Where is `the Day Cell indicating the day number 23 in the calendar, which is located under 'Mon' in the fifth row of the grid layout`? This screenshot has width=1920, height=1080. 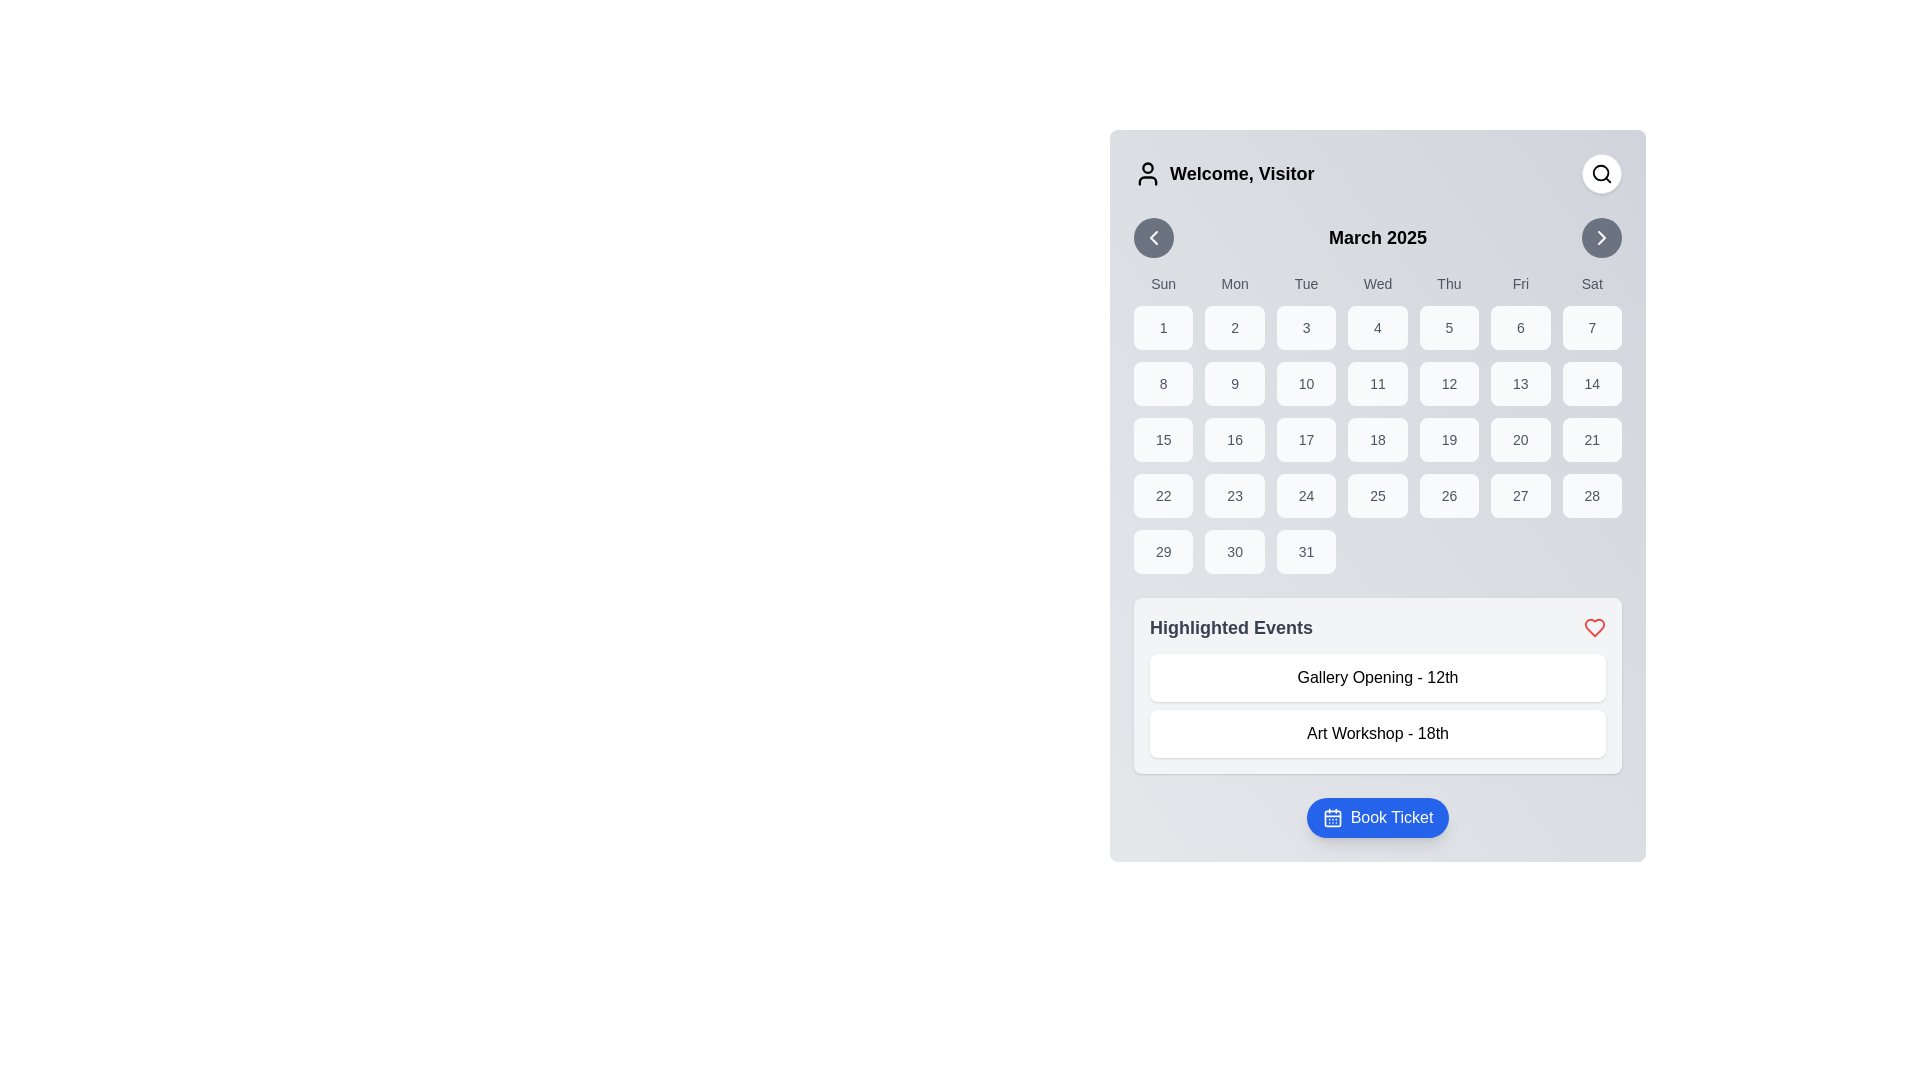
the Day Cell indicating the day number 23 in the calendar, which is located under 'Mon' in the fifth row of the grid layout is located at coordinates (1233, 495).